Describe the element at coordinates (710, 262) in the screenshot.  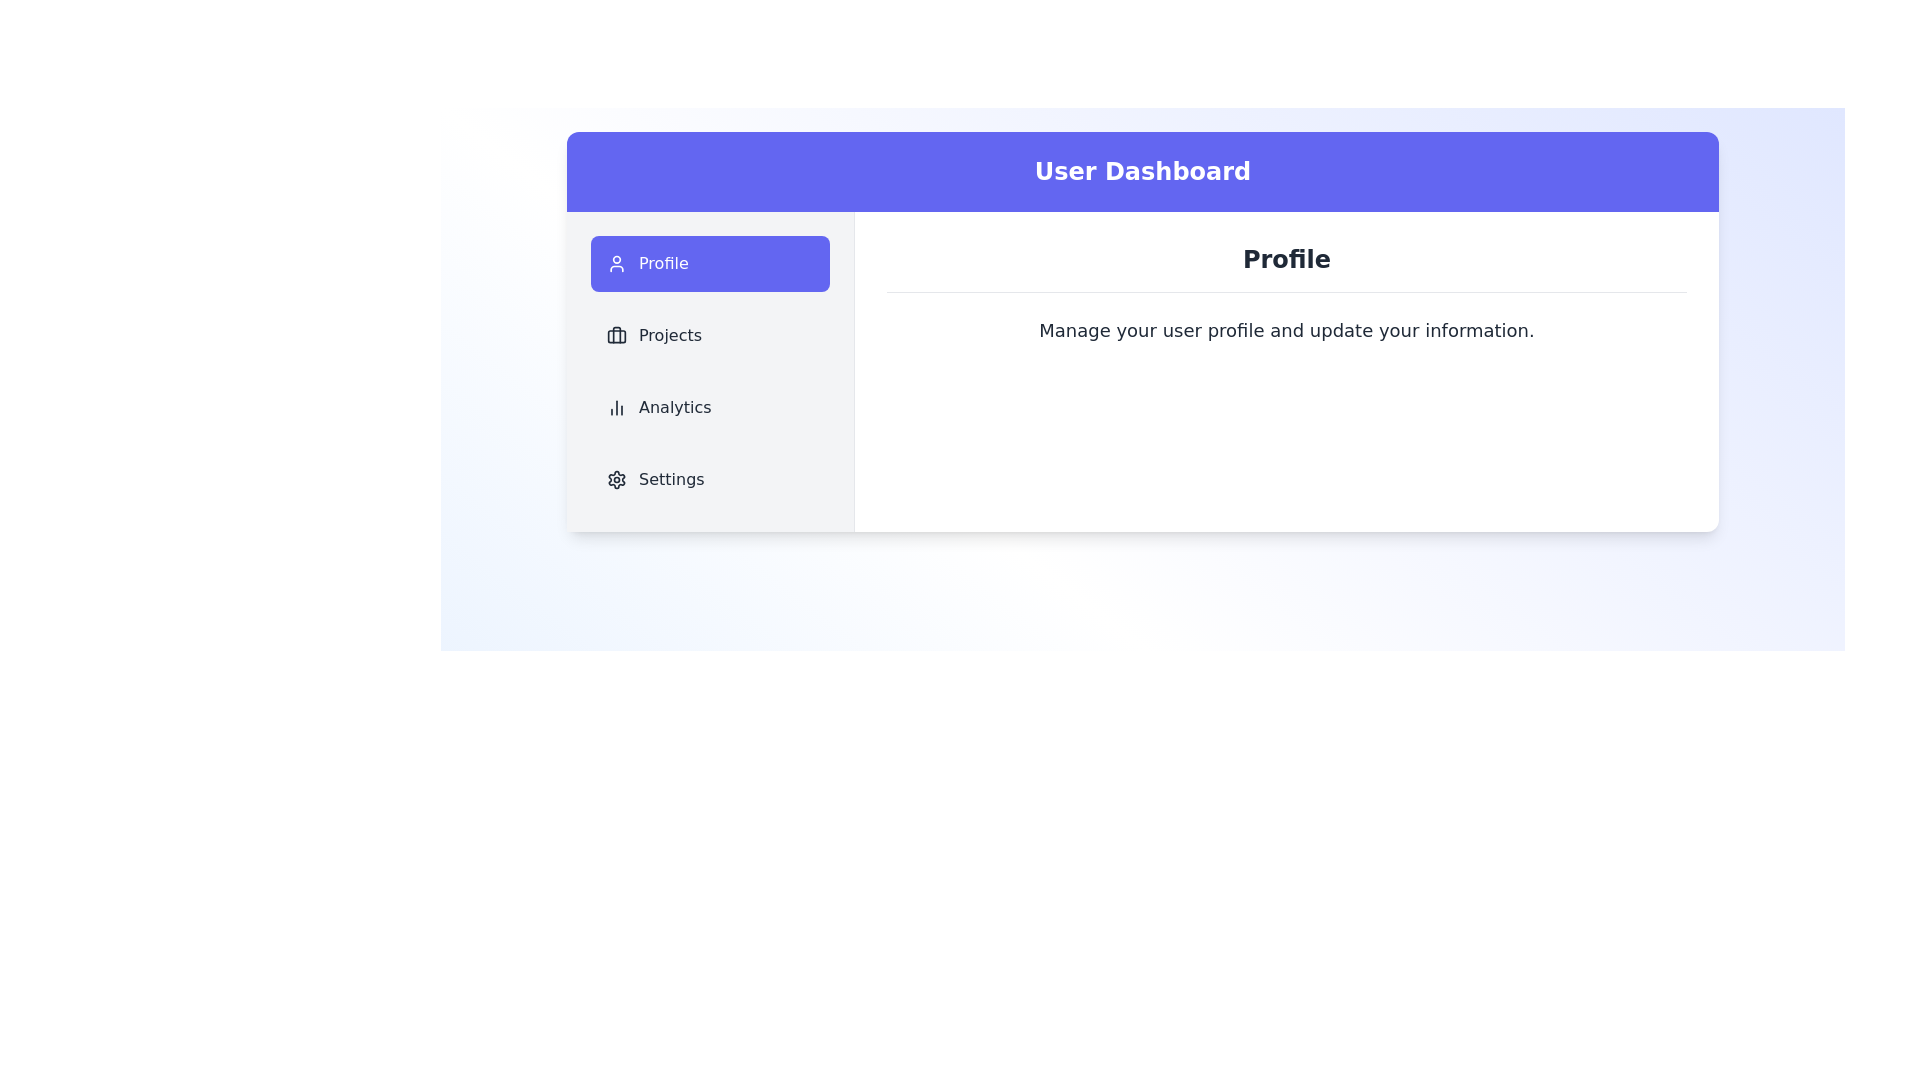
I see `the Profile tab in the sidebar` at that location.